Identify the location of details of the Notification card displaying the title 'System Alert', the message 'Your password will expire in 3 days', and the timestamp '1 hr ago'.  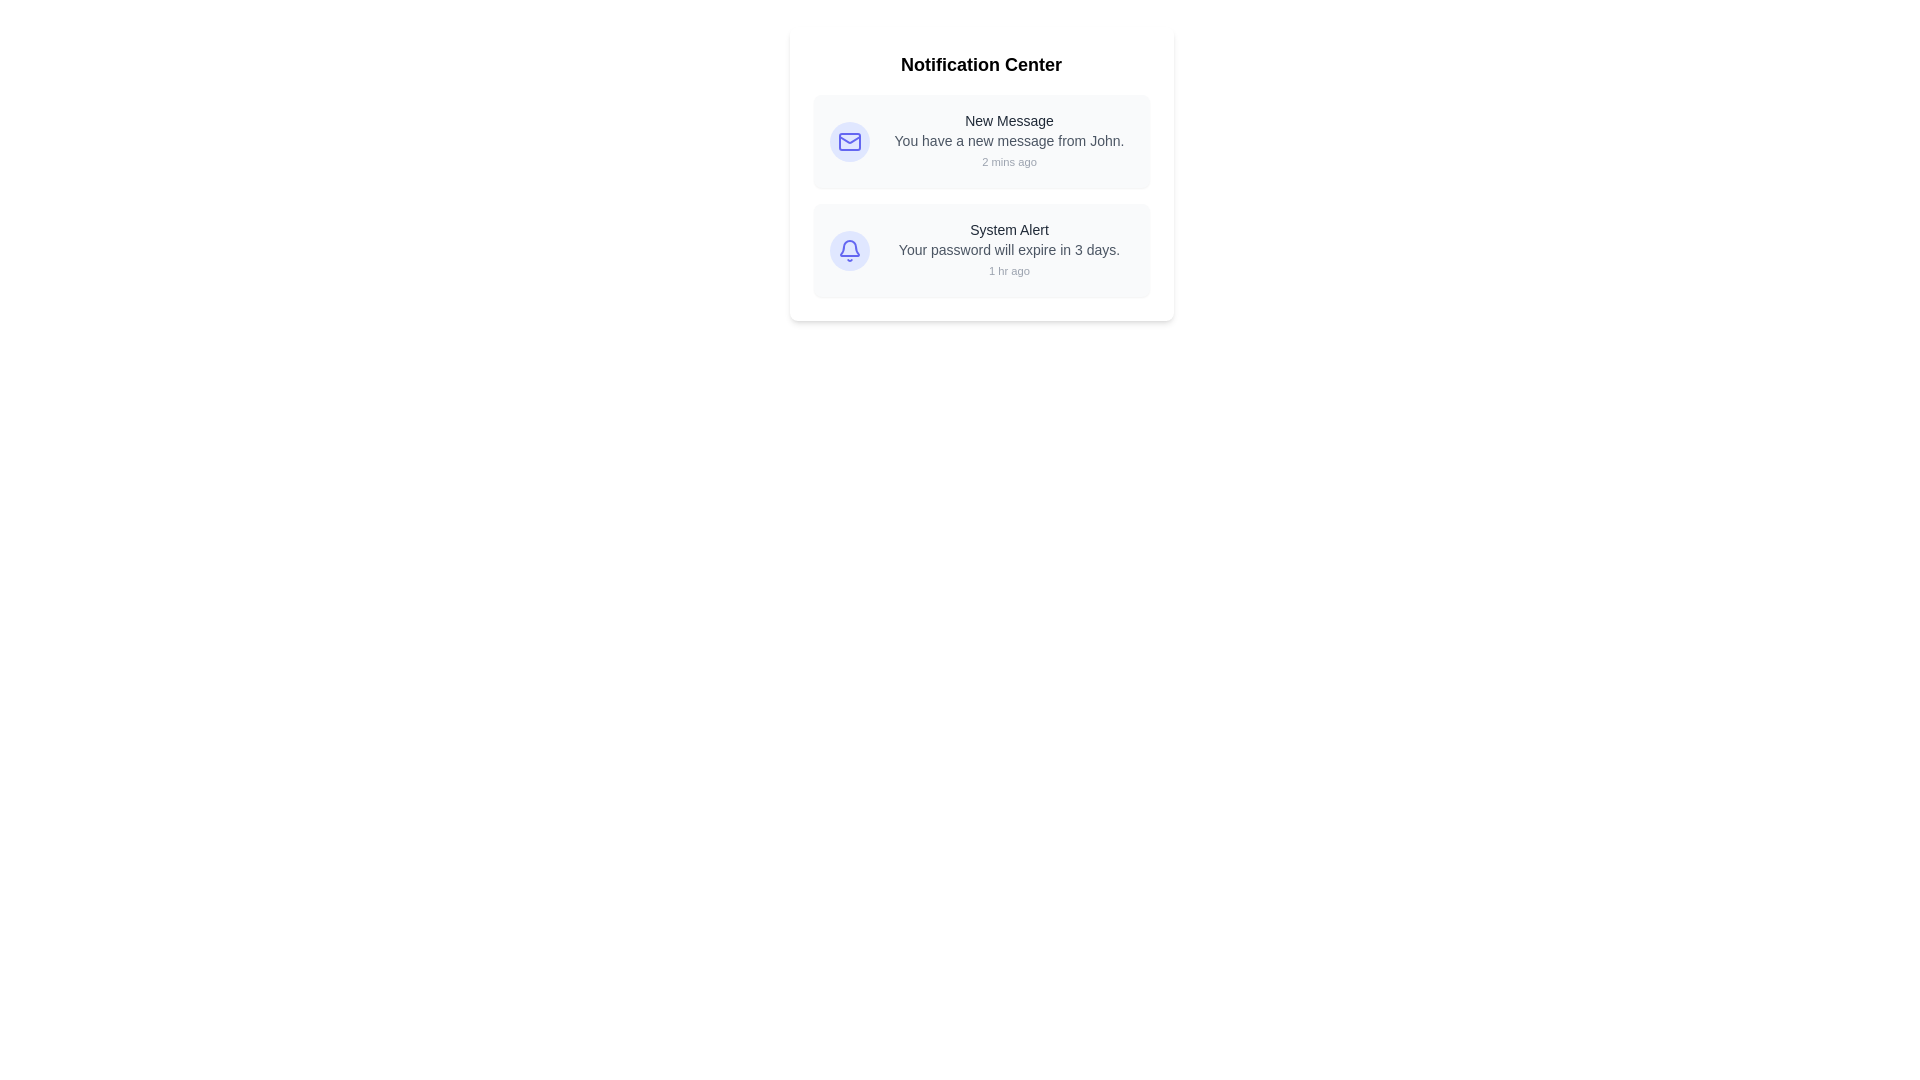
(981, 249).